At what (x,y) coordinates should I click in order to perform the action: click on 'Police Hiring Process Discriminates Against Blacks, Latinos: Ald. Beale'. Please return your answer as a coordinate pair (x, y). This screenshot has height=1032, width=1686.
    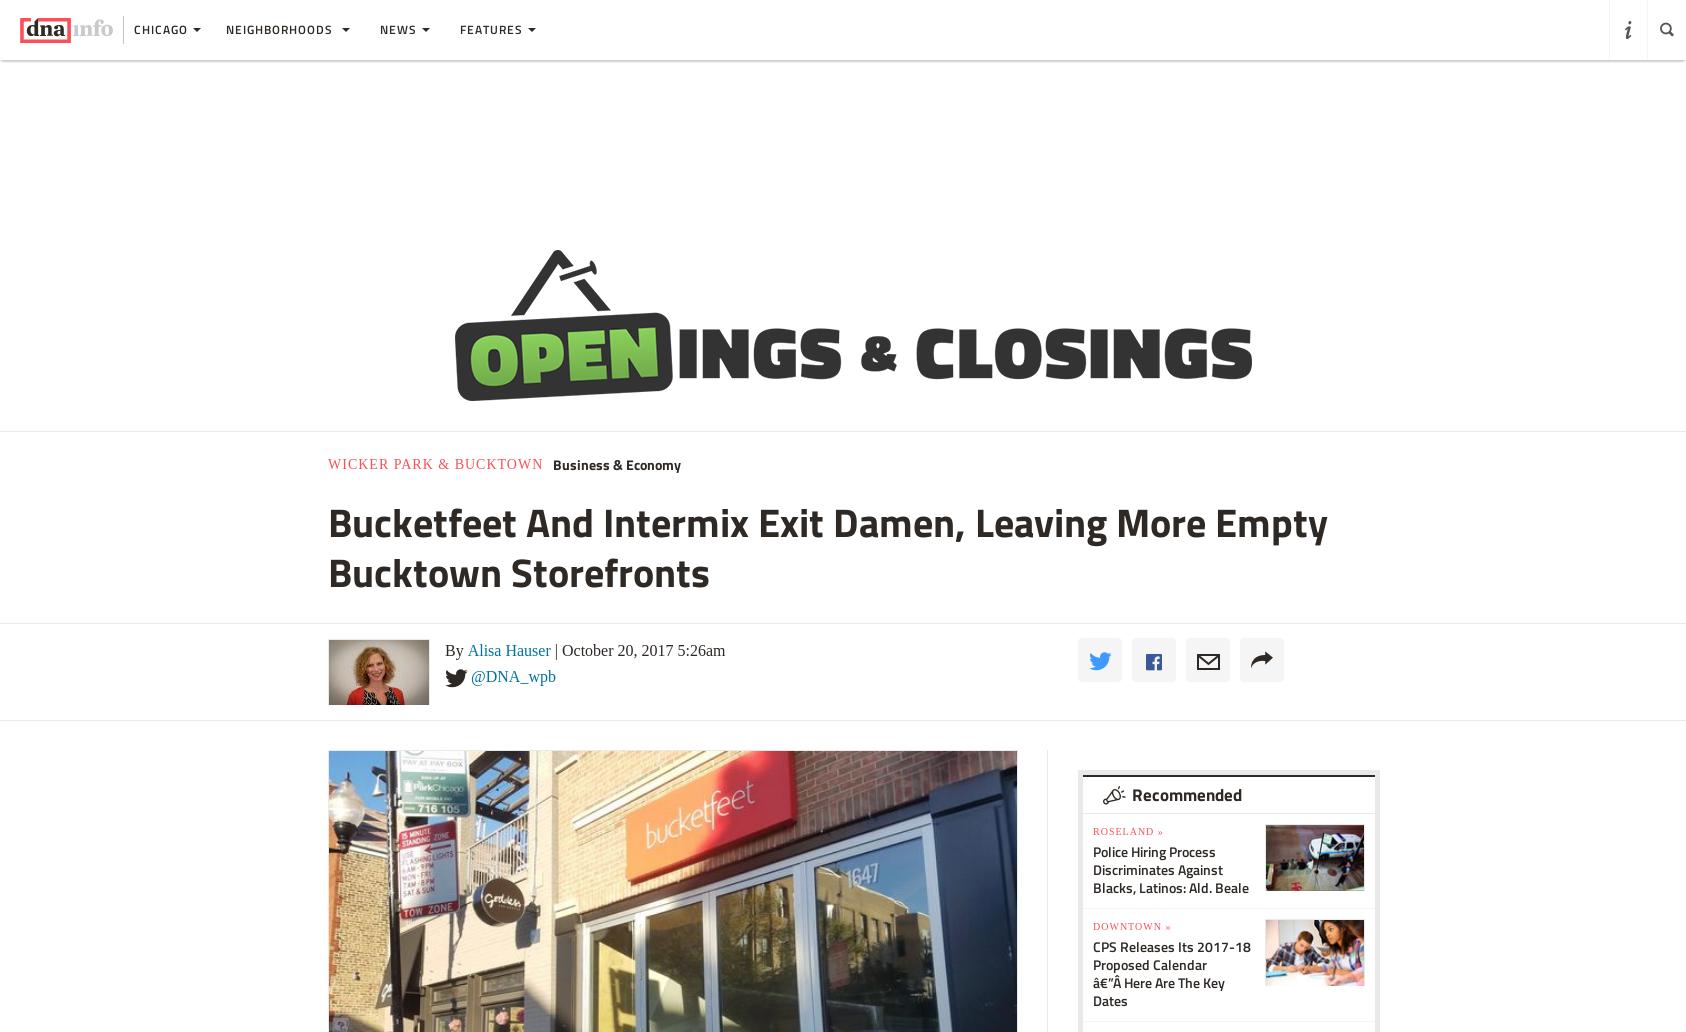
    Looking at the image, I should click on (1169, 868).